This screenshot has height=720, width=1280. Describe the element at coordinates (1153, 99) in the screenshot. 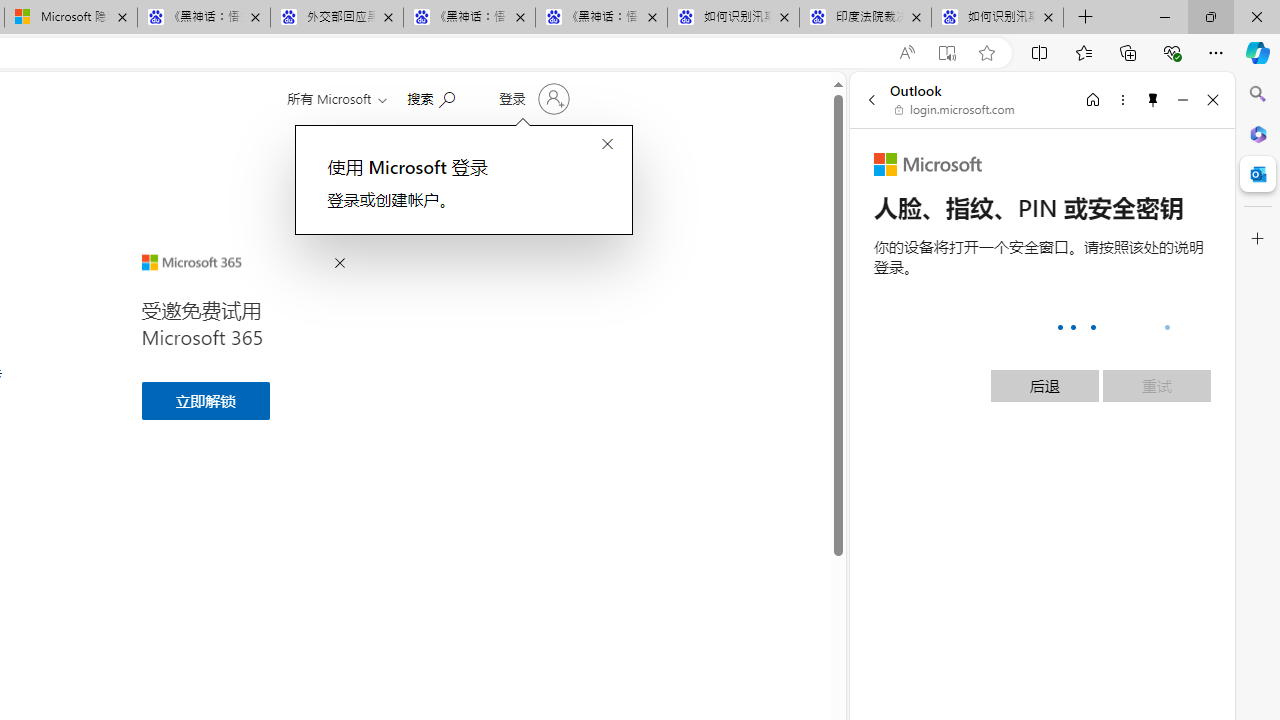

I see `'Unpin side pane'` at that location.